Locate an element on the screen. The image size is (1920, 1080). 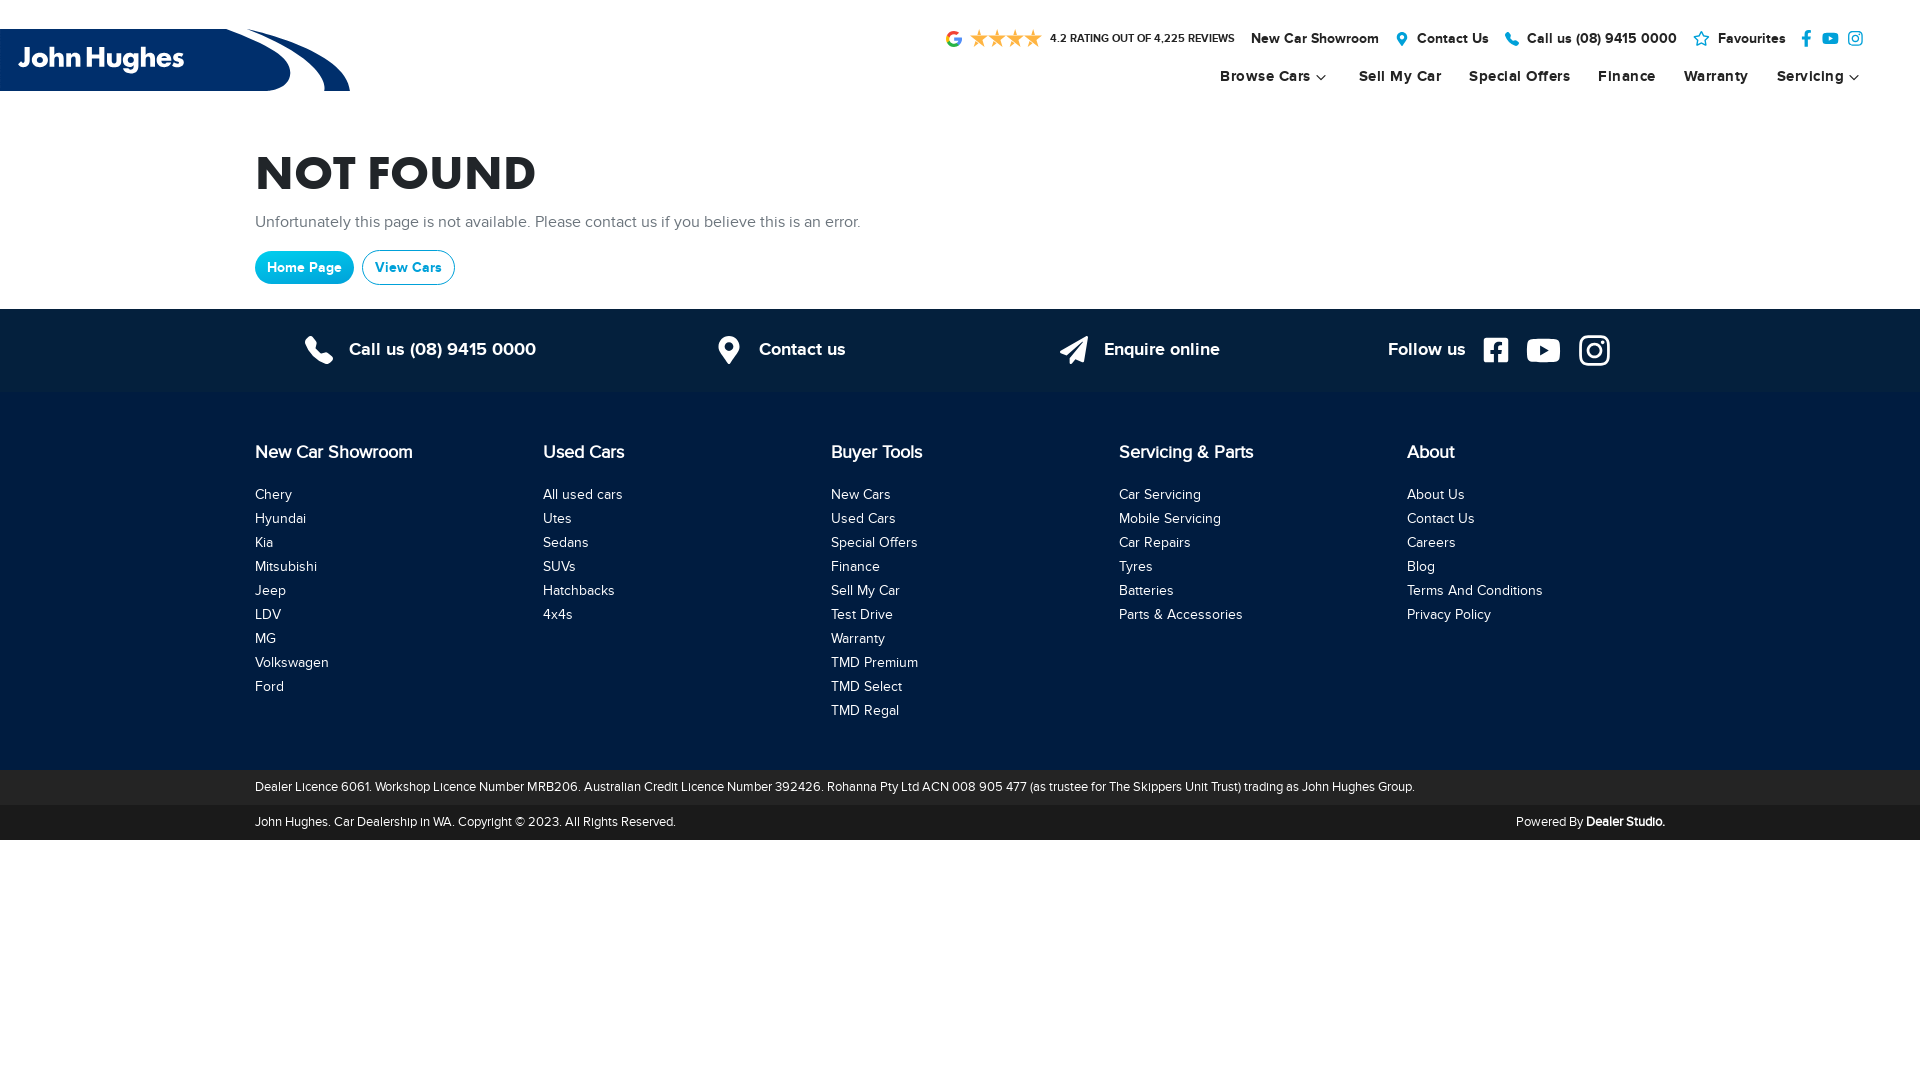
'Privacy Policy' is located at coordinates (1449, 613).